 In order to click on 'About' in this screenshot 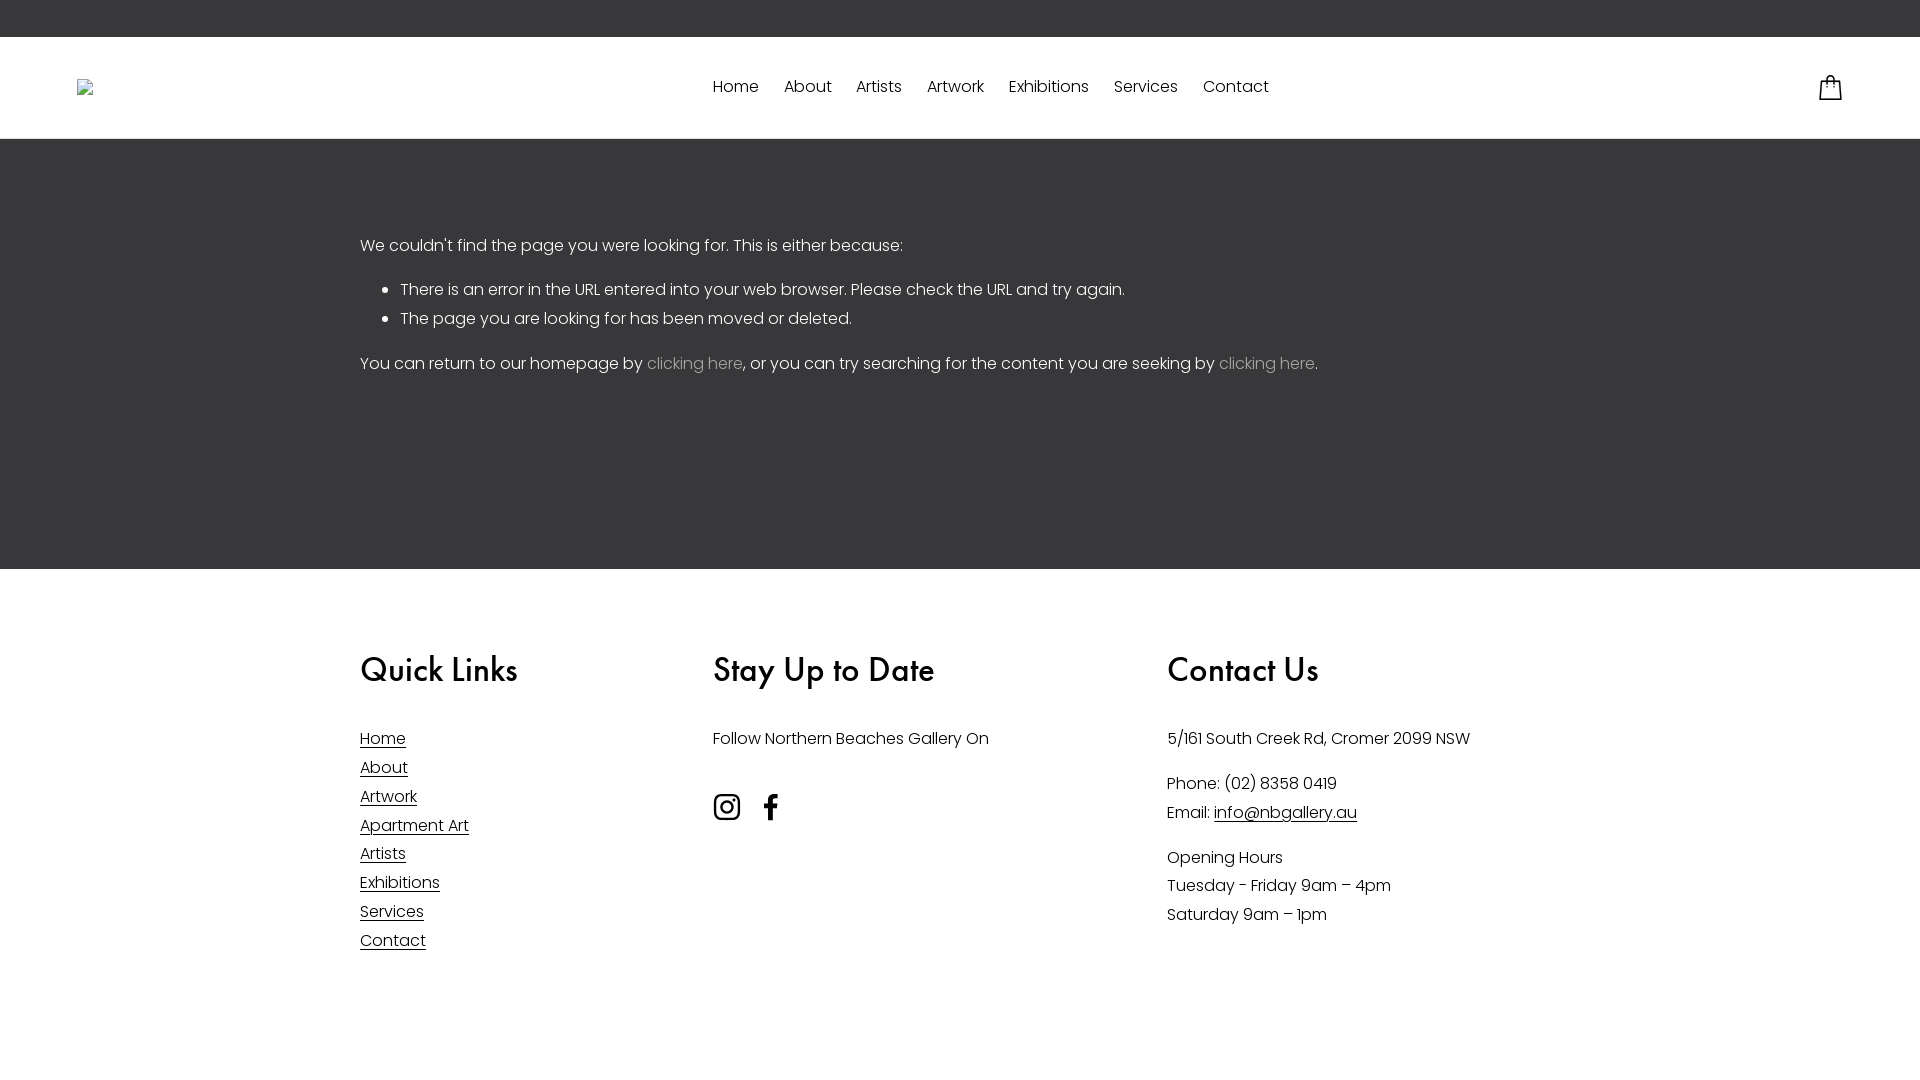, I will do `click(807, 86)`.